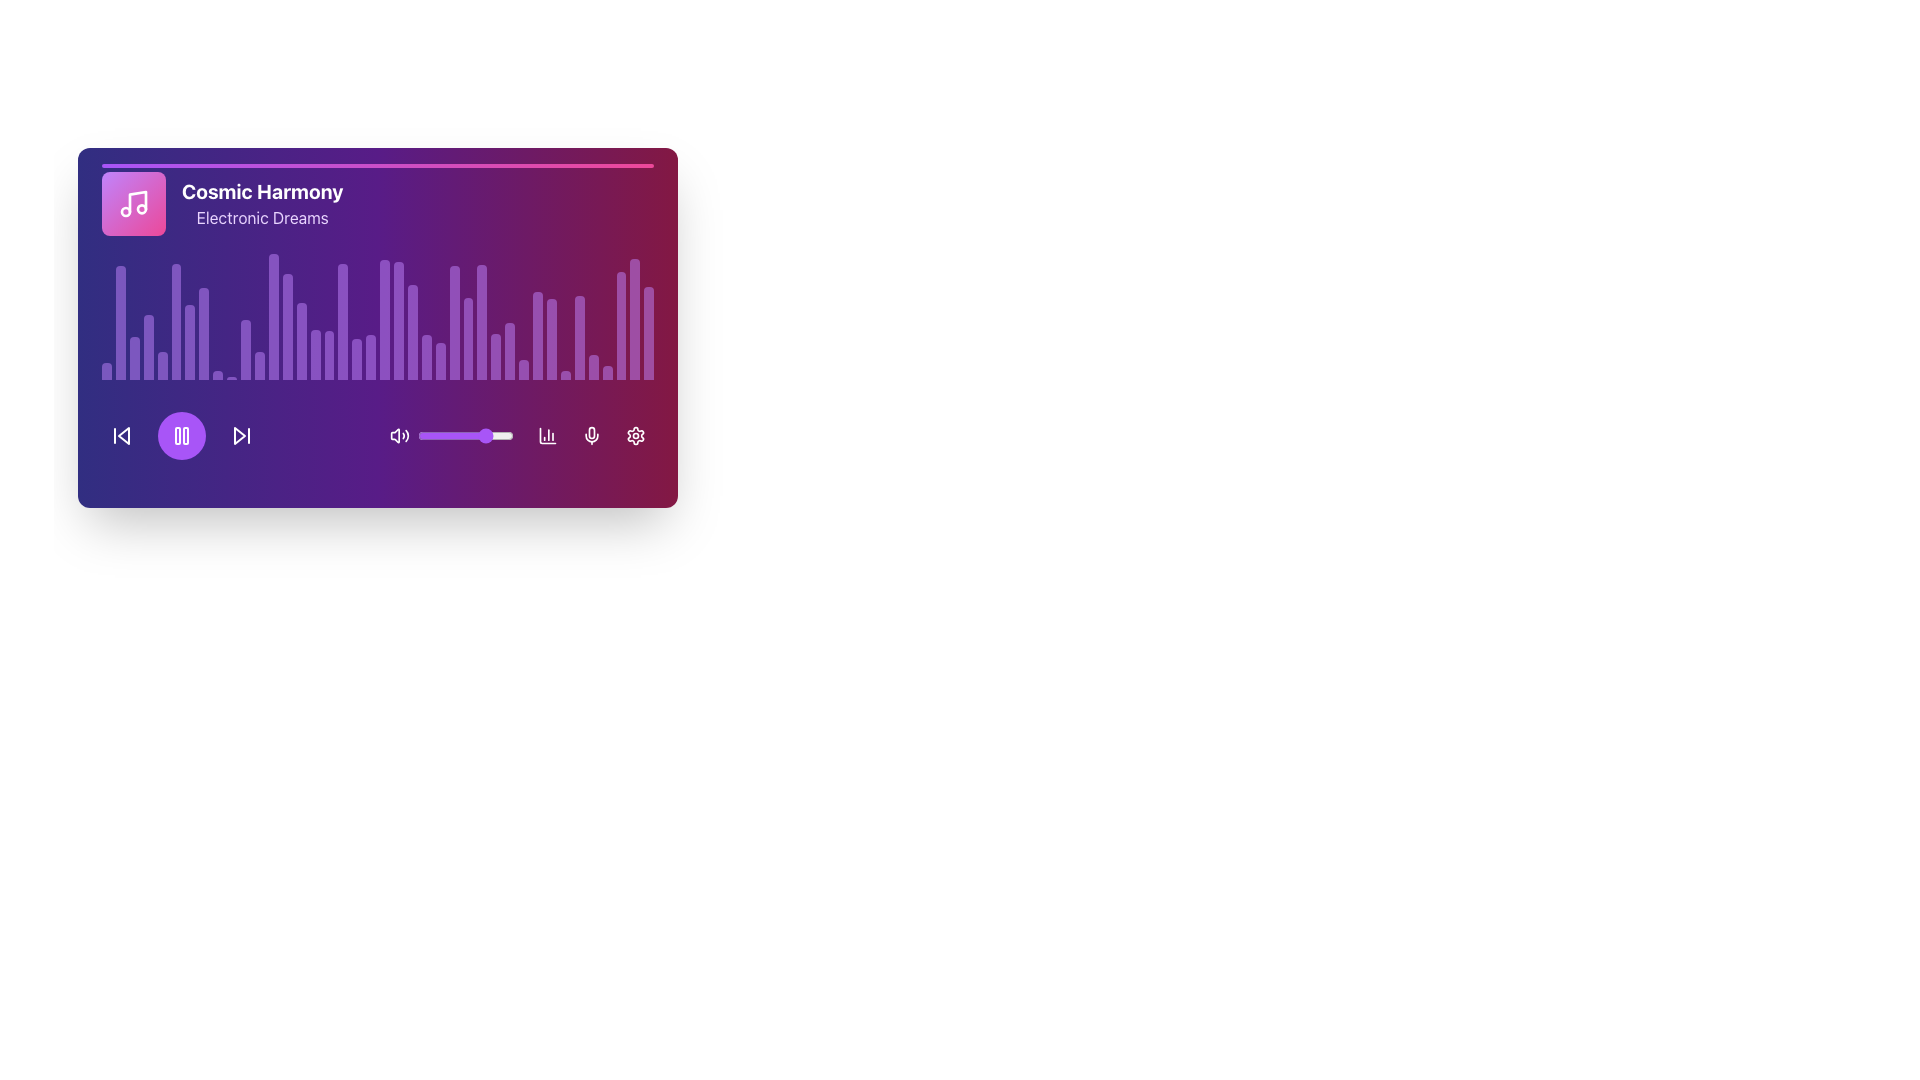  What do you see at coordinates (578, 336) in the screenshot?
I see `the 36th vertical purple gradient bar in the audio equalizer display` at bounding box center [578, 336].